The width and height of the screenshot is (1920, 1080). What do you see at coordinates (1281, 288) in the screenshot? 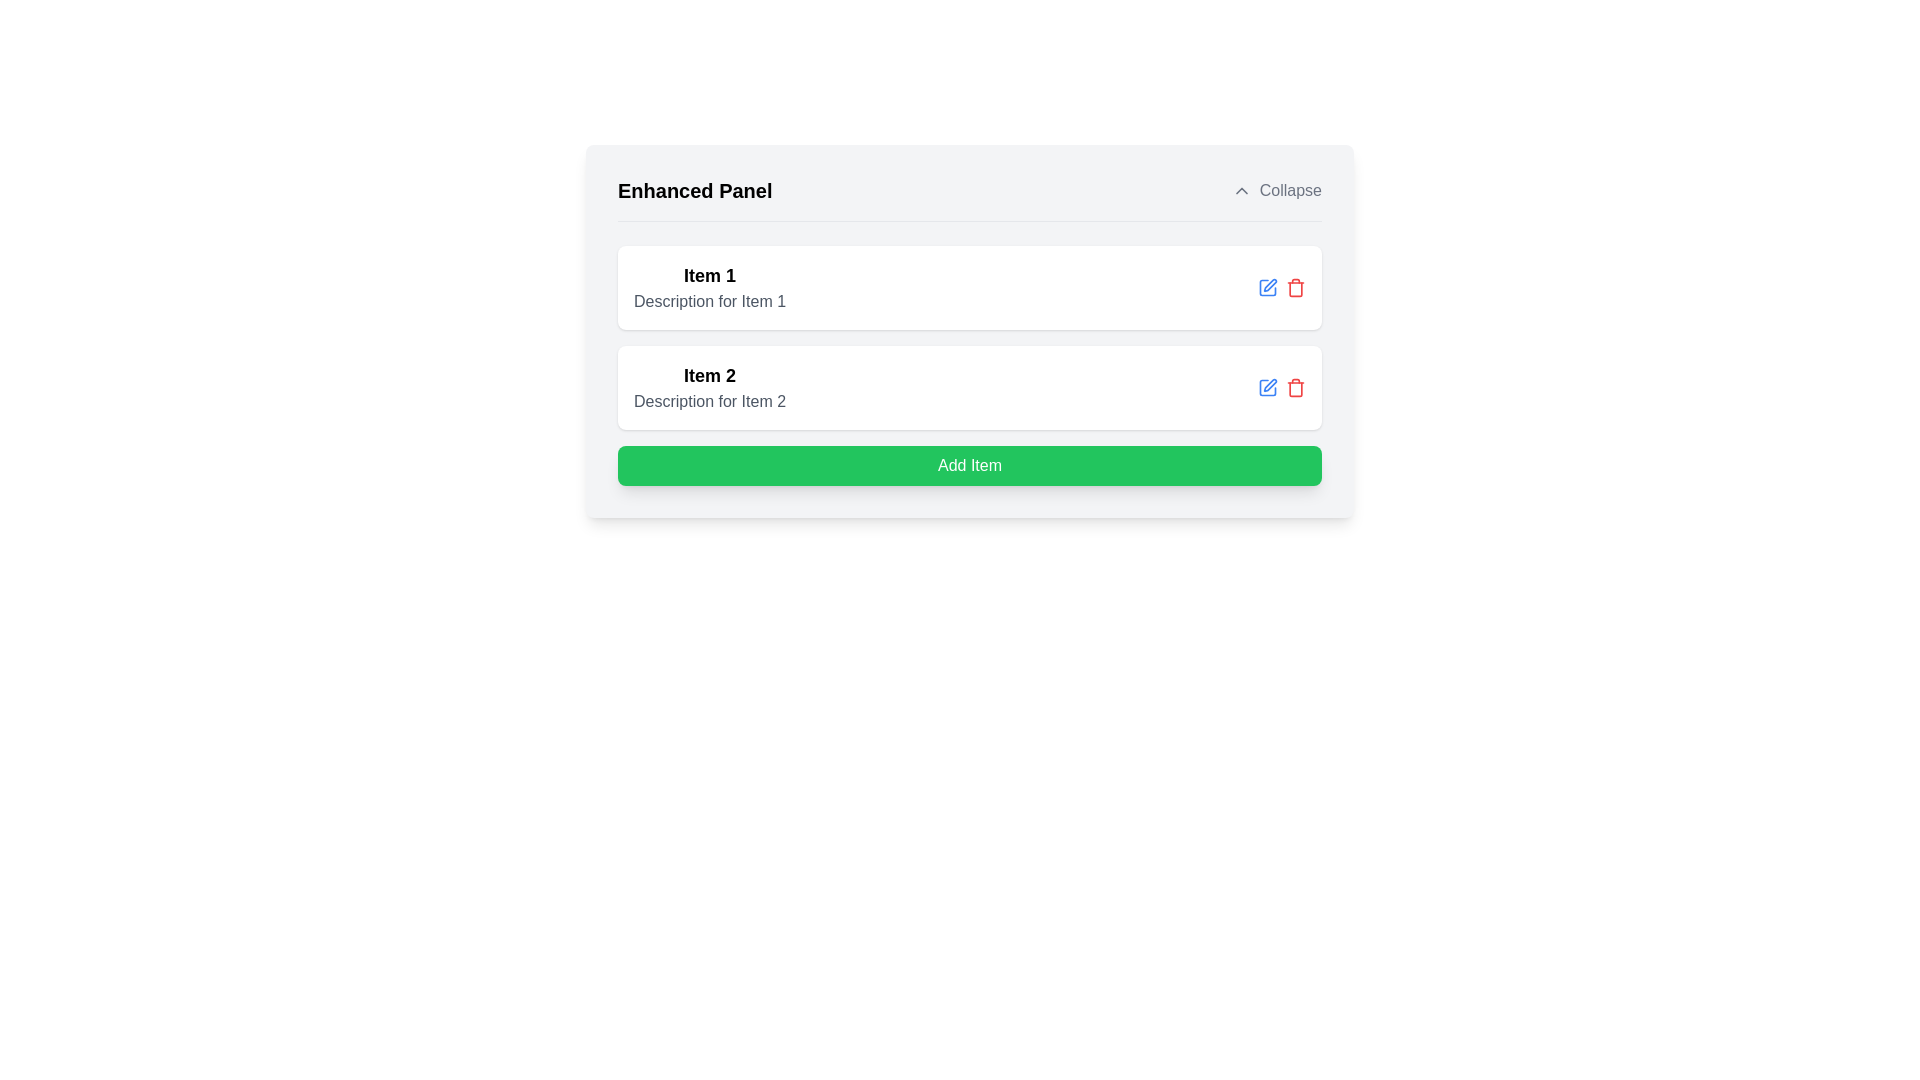
I see `the icon button group located in the top-right corner of the first item card titled 'Item 1'` at bounding box center [1281, 288].